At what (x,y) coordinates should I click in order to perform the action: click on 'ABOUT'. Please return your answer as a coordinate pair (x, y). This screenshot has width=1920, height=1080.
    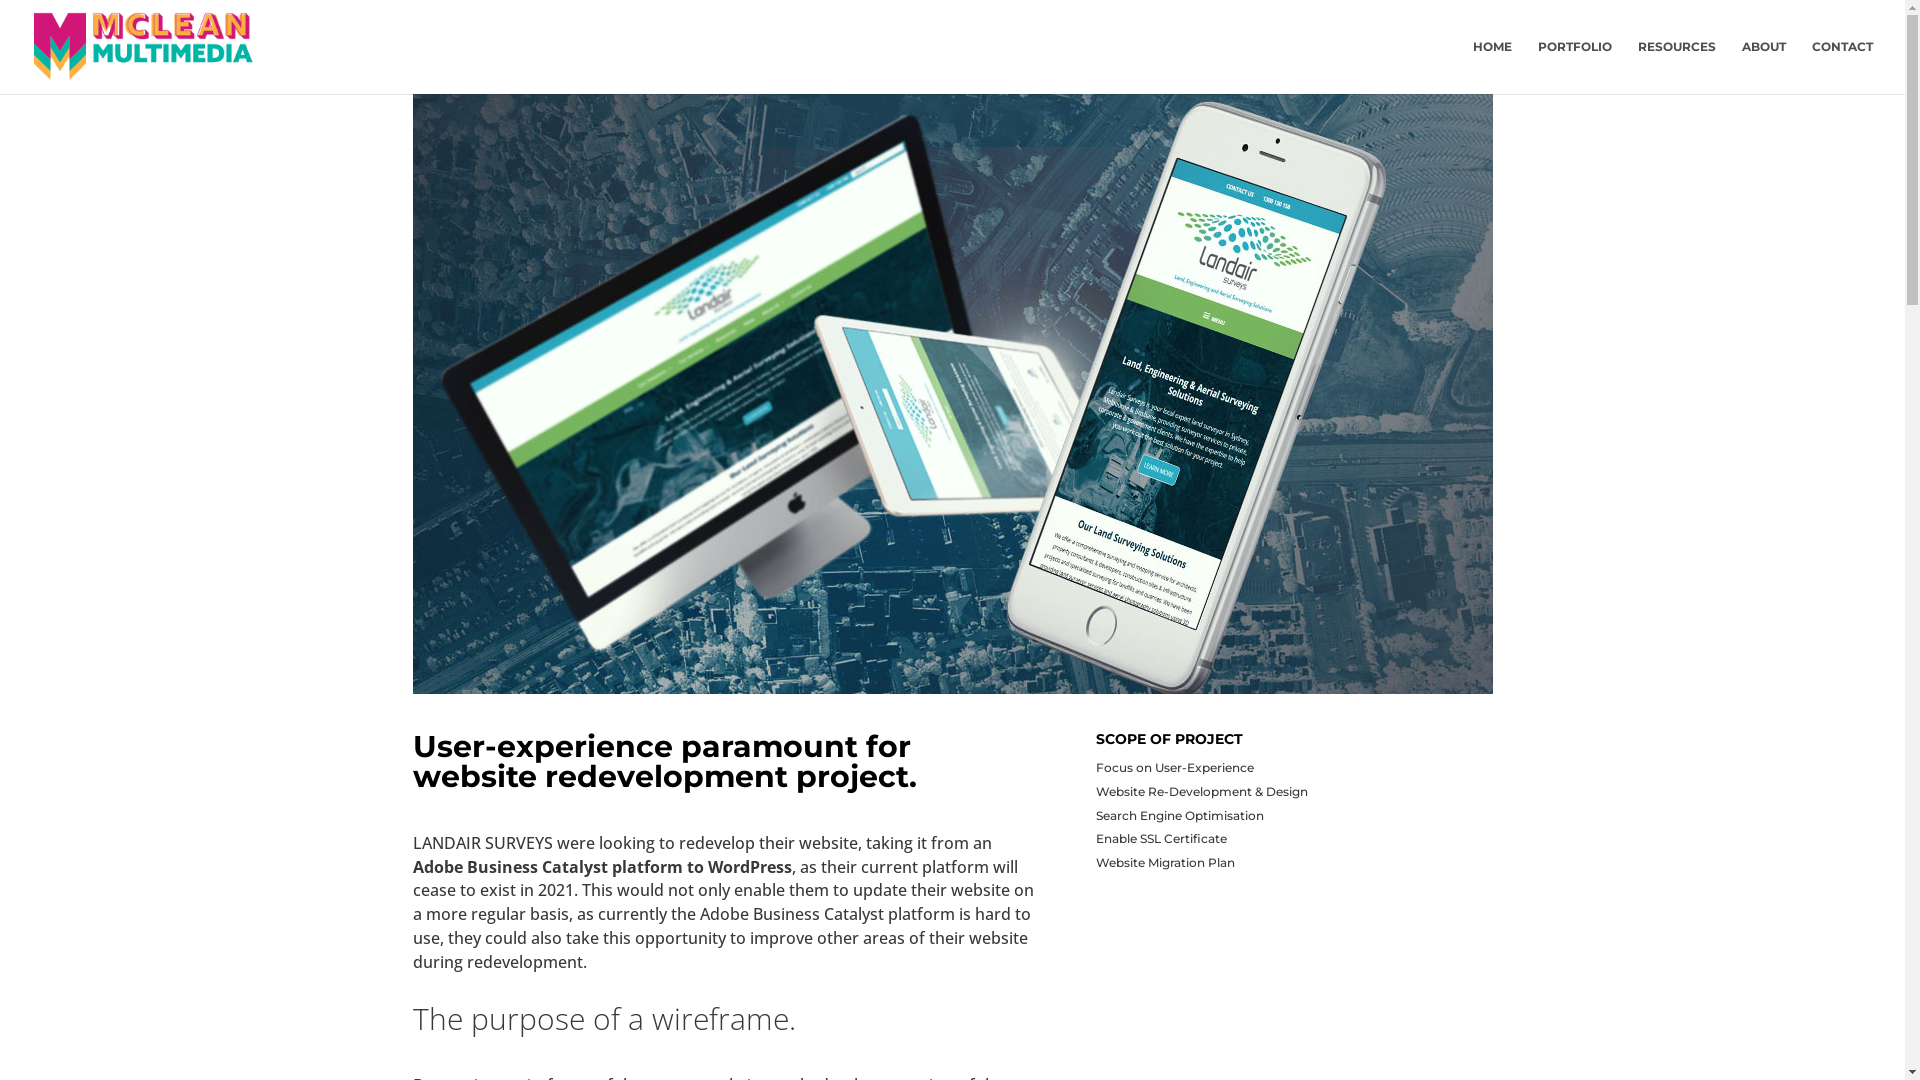
    Looking at the image, I should click on (1763, 65).